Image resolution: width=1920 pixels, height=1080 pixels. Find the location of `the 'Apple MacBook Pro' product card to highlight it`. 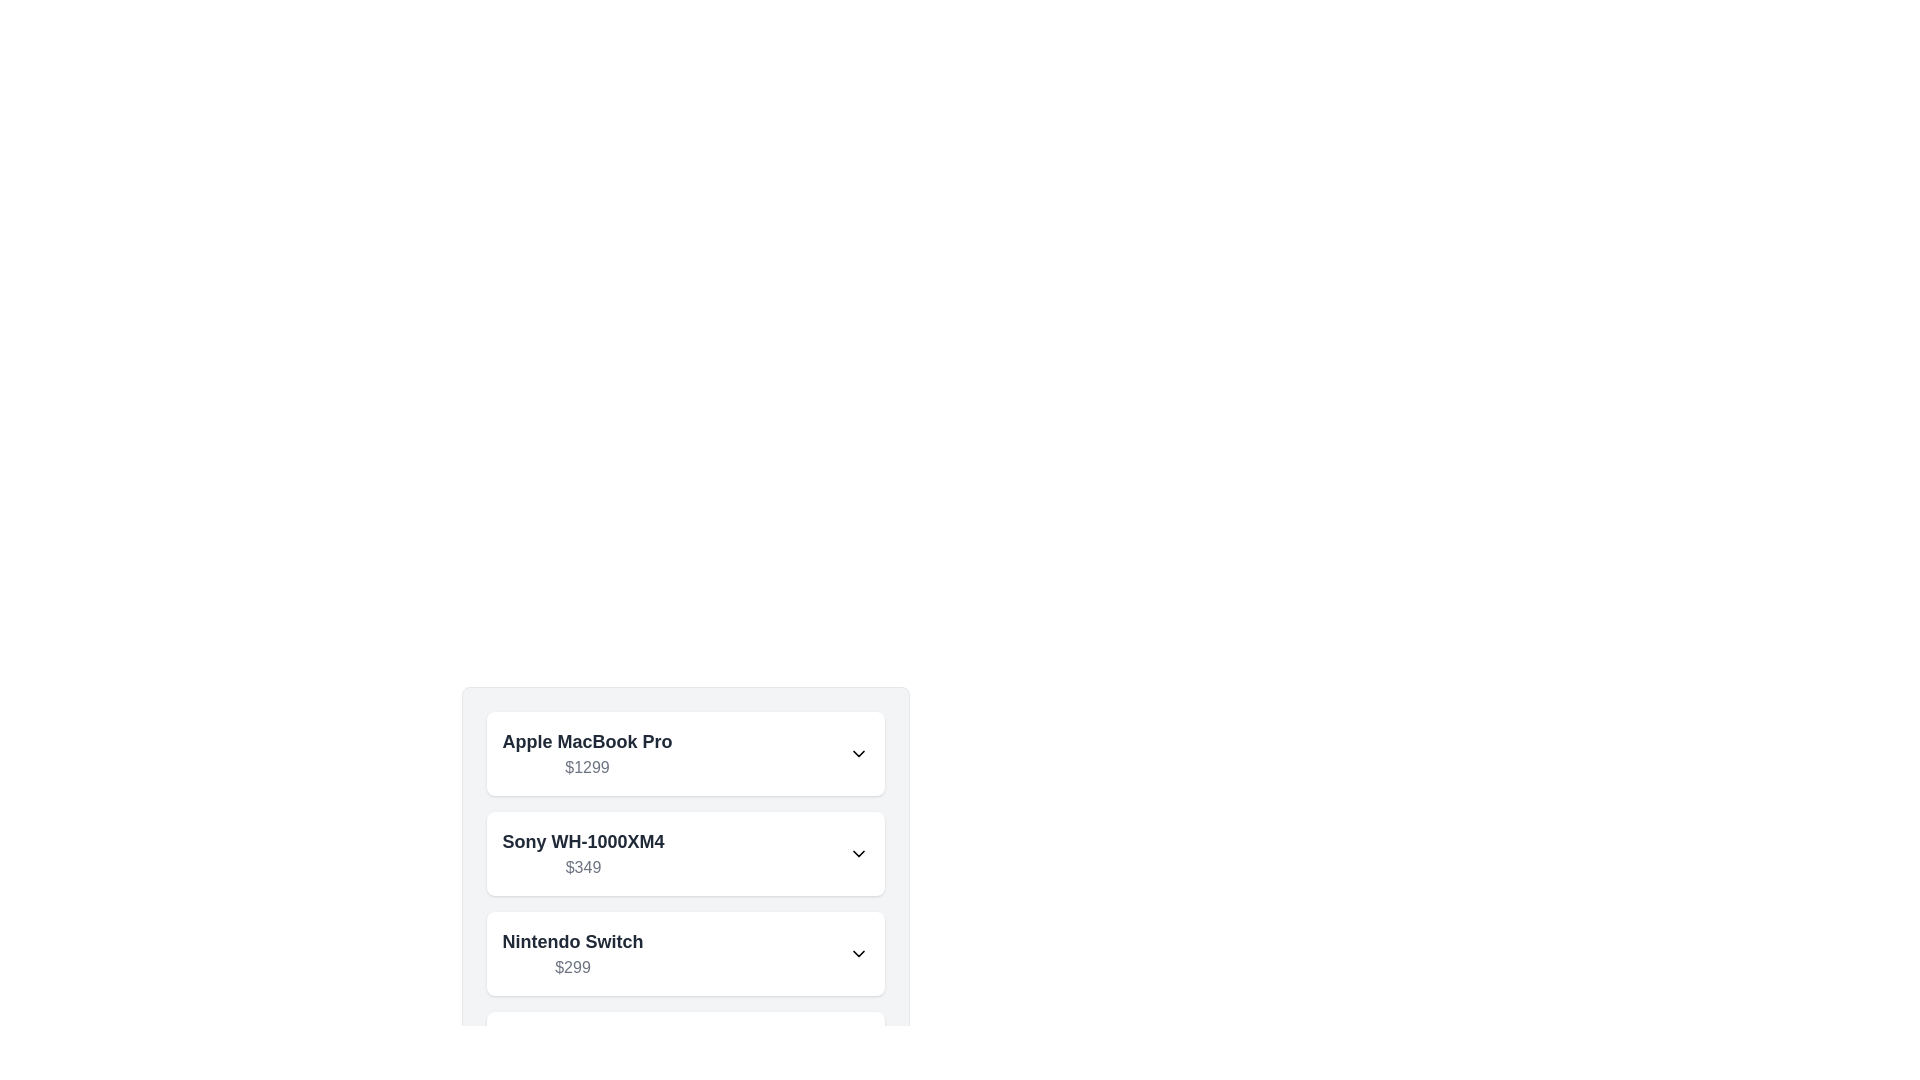

the 'Apple MacBook Pro' product card to highlight it is located at coordinates (685, 753).